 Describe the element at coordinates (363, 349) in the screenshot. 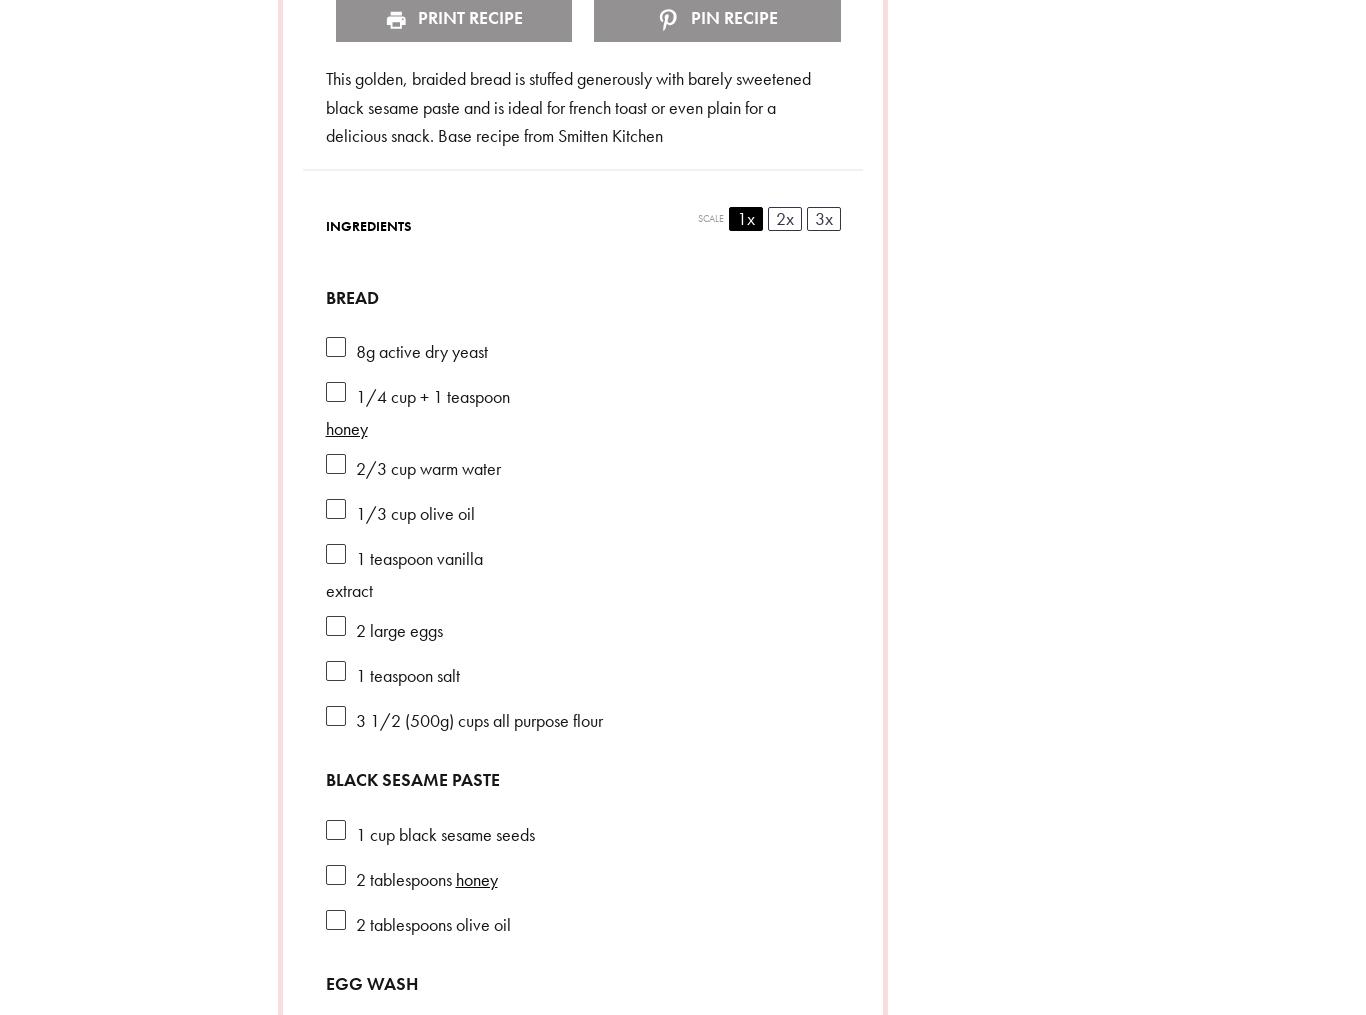

I see `'8g'` at that location.